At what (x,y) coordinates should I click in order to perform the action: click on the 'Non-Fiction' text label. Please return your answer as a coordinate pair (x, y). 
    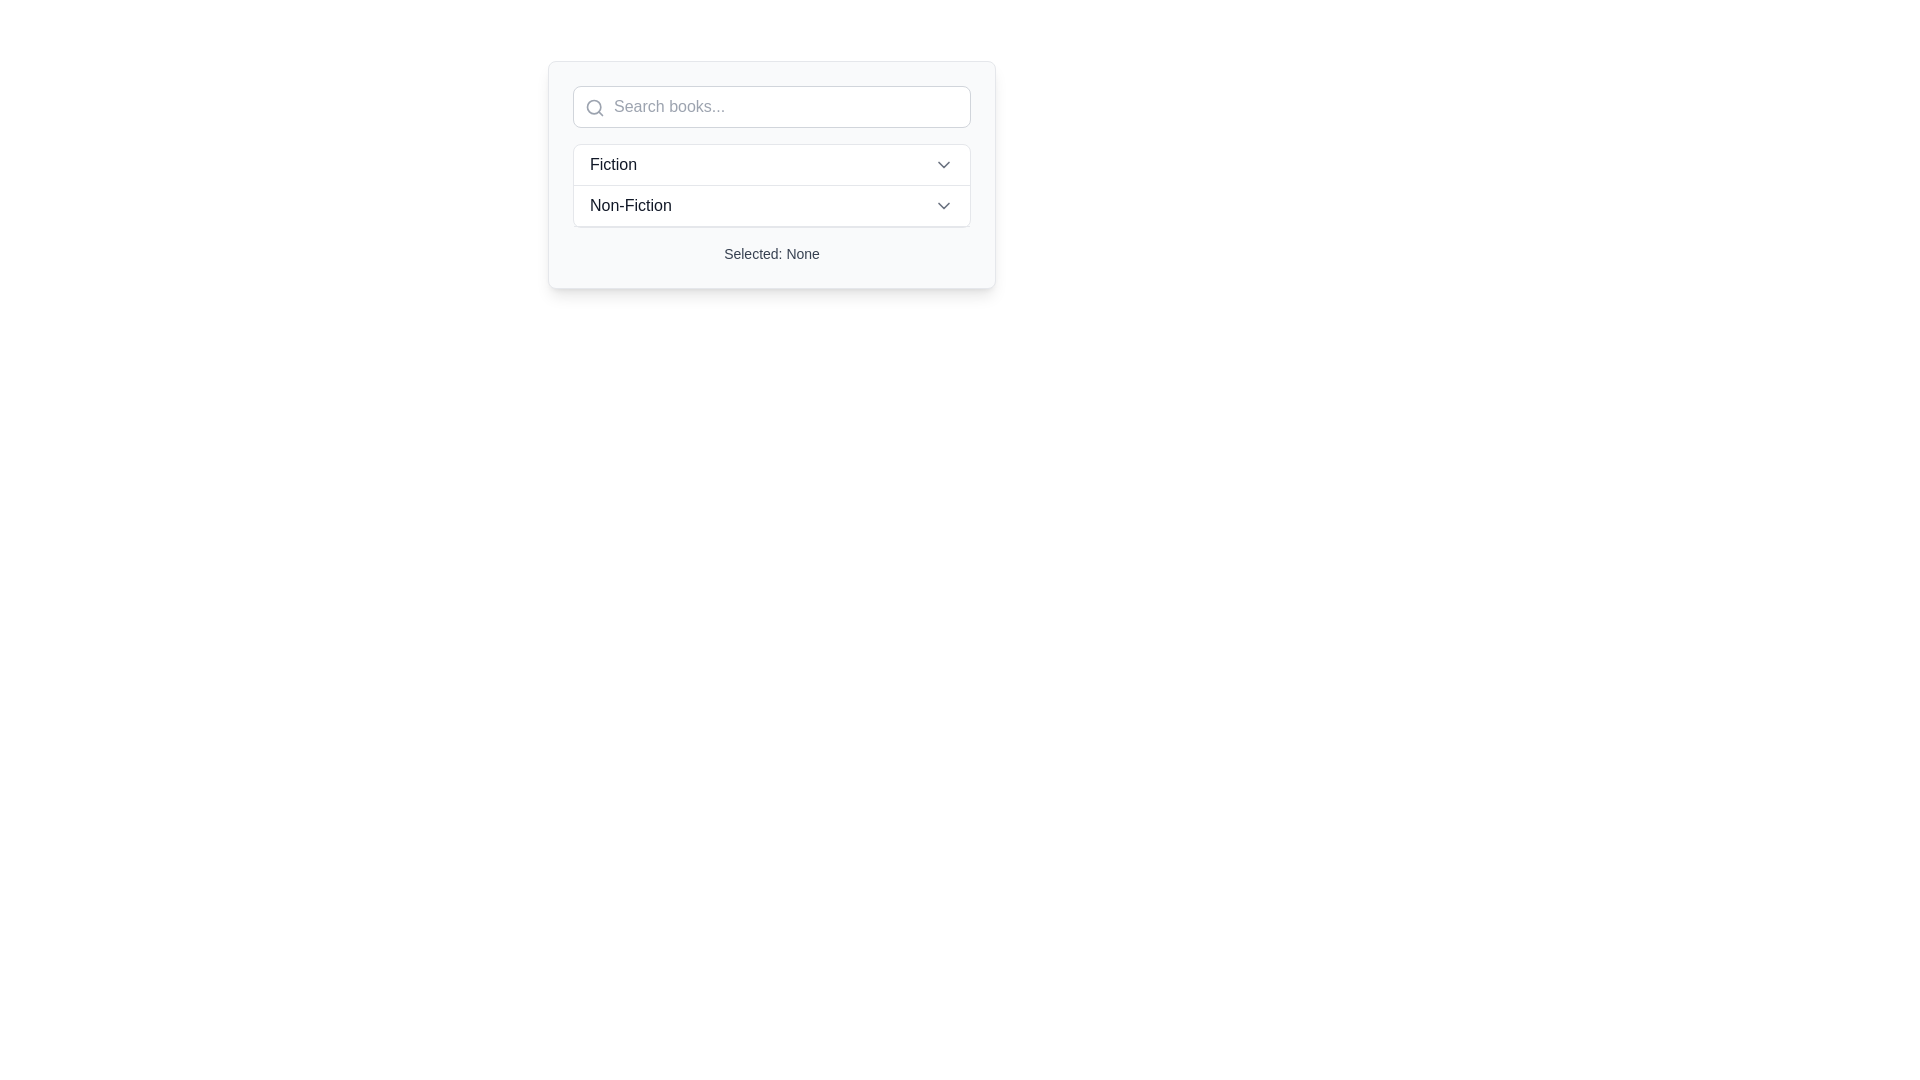
    Looking at the image, I should click on (629, 205).